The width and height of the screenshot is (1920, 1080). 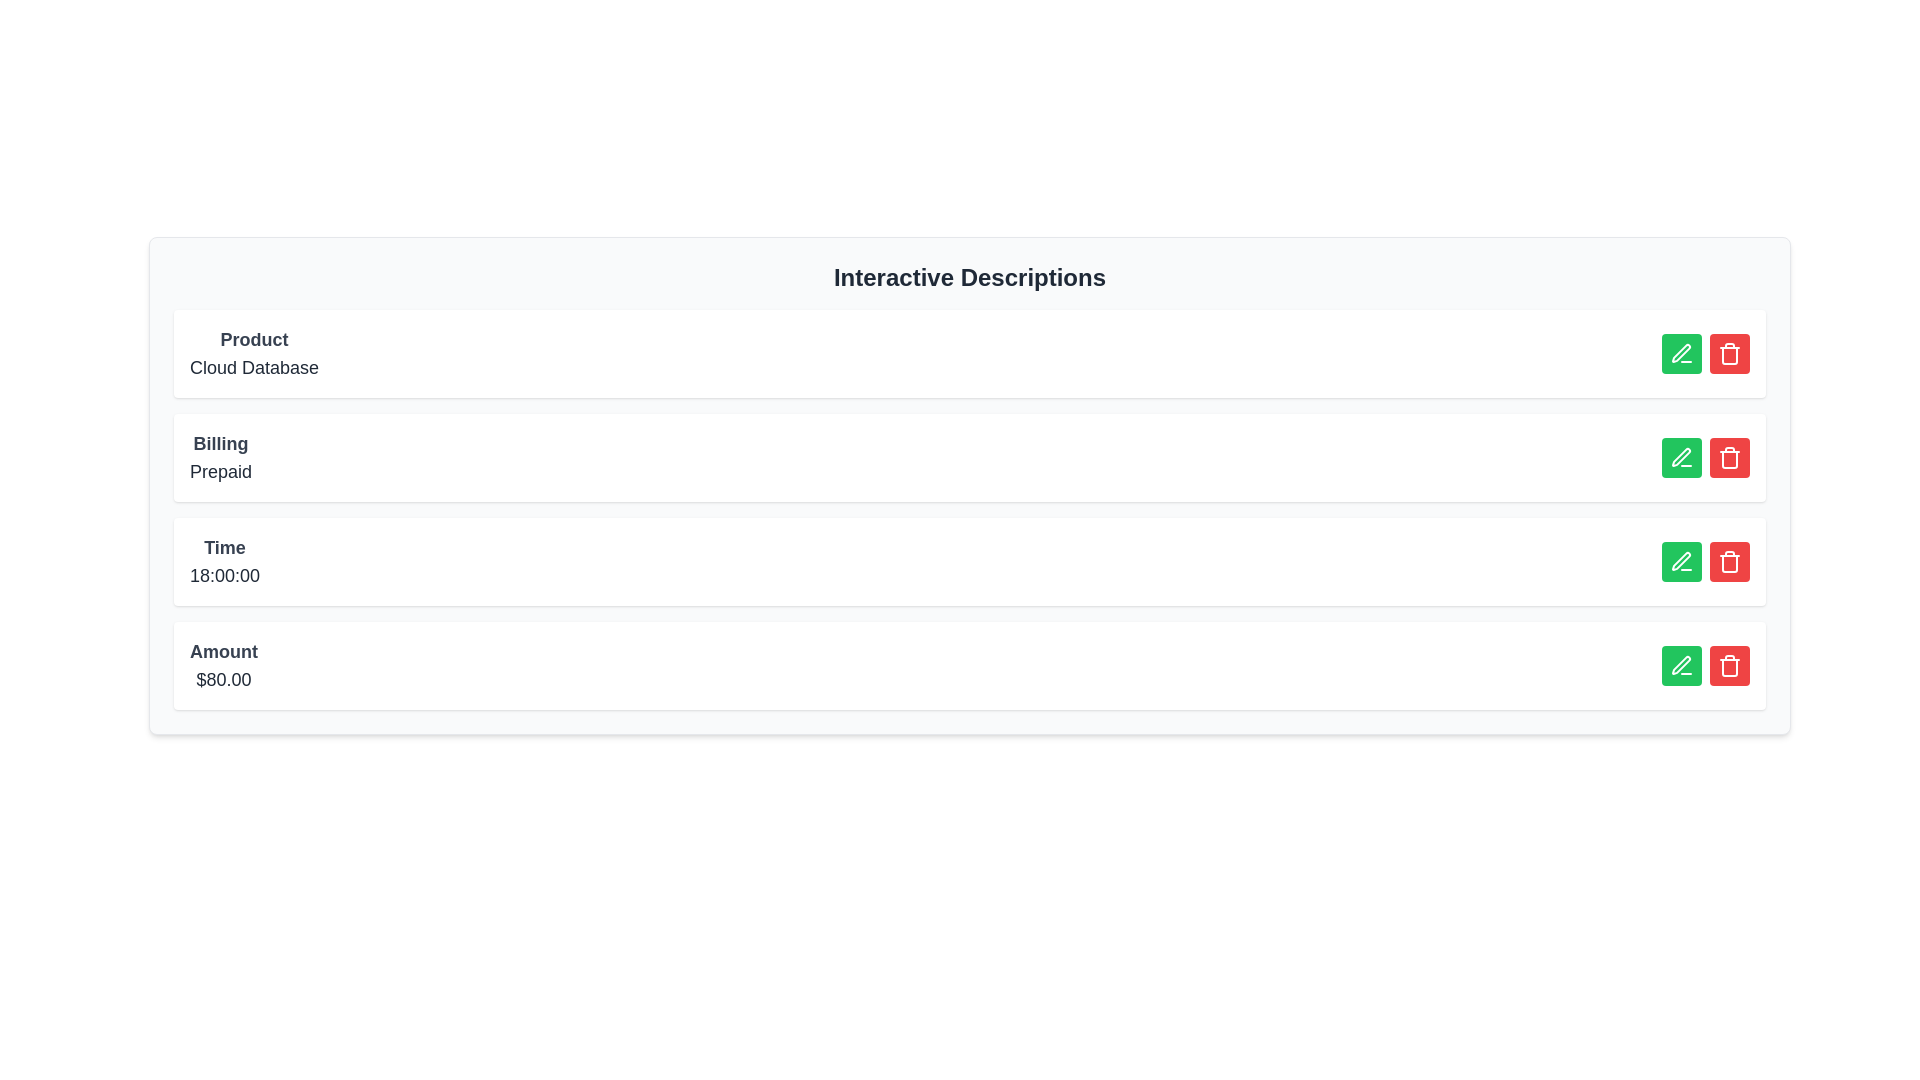 What do you see at coordinates (1680, 562) in the screenshot?
I see `the green edit button featuring a white pen icon to initiate editing adjacent to the 'Time: 18:00:00' entry` at bounding box center [1680, 562].